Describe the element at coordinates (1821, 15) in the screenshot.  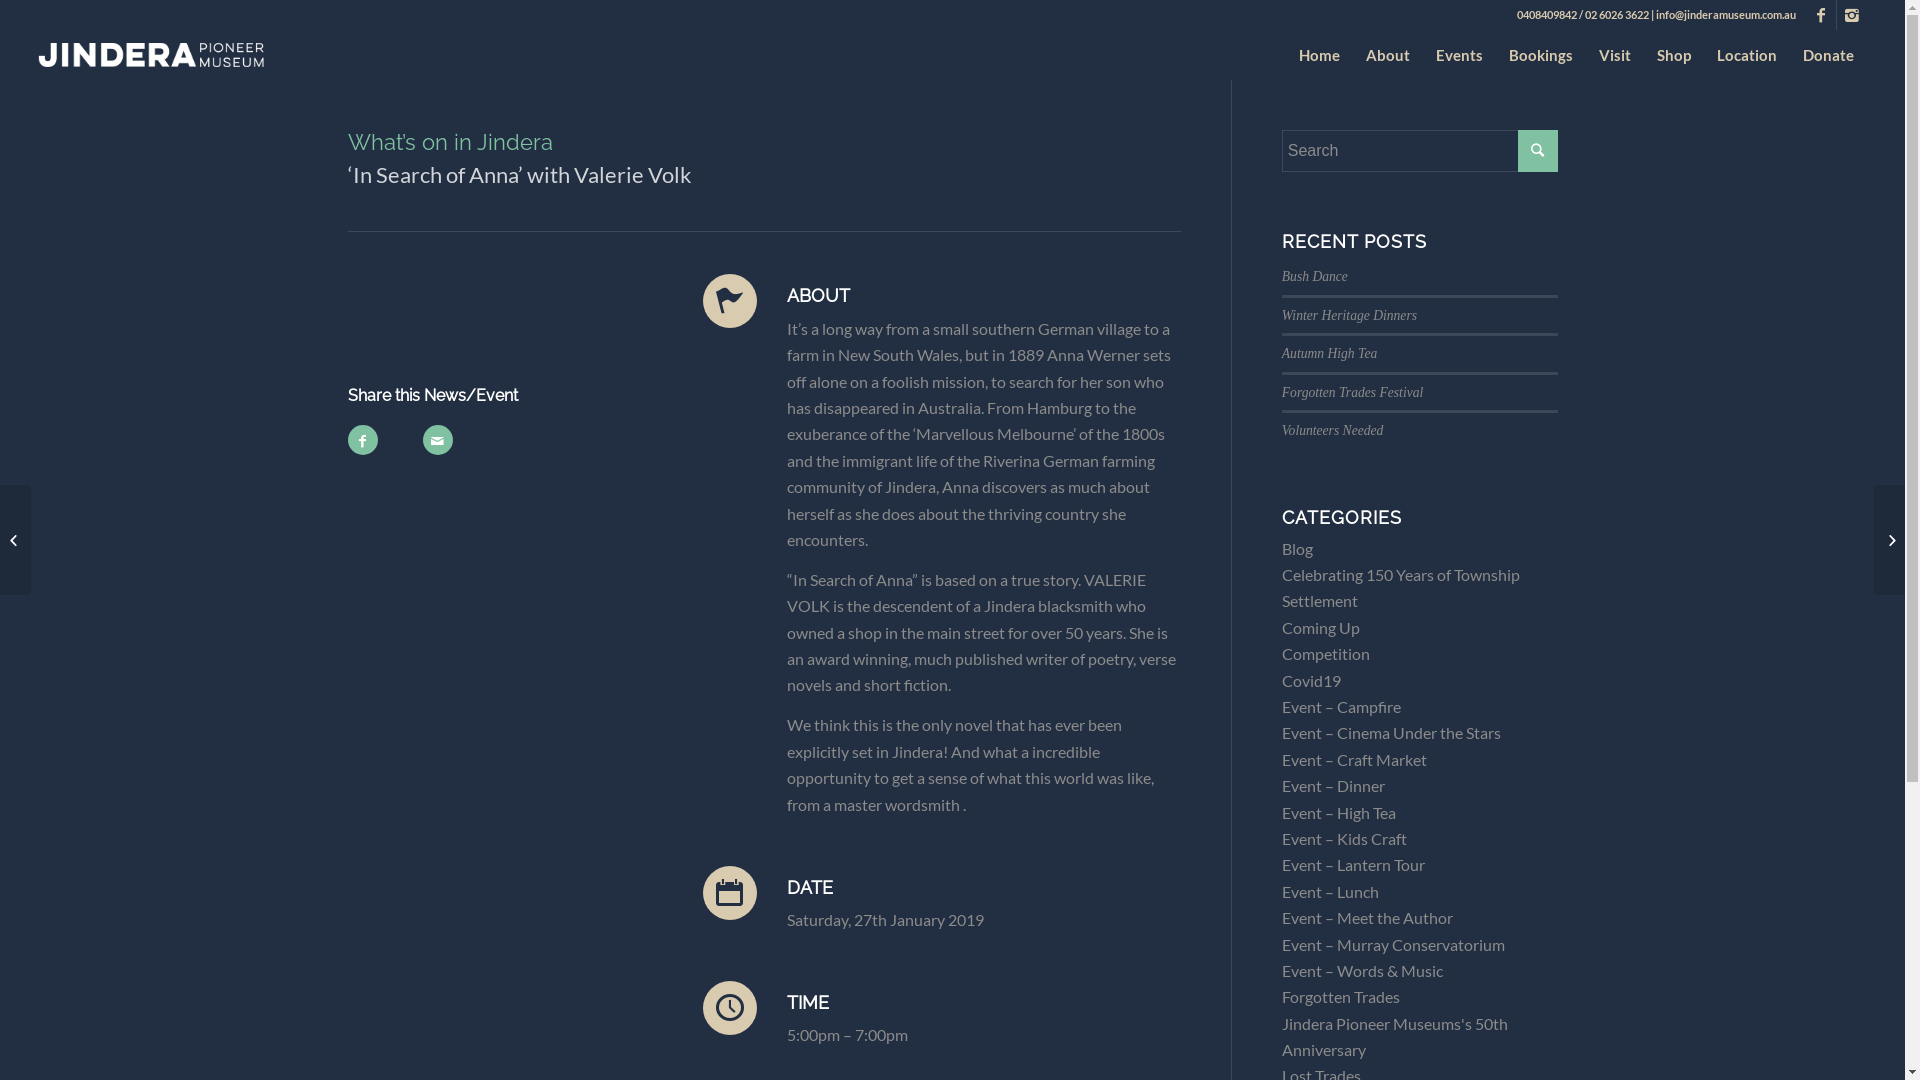
I see `'Facebook'` at that location.